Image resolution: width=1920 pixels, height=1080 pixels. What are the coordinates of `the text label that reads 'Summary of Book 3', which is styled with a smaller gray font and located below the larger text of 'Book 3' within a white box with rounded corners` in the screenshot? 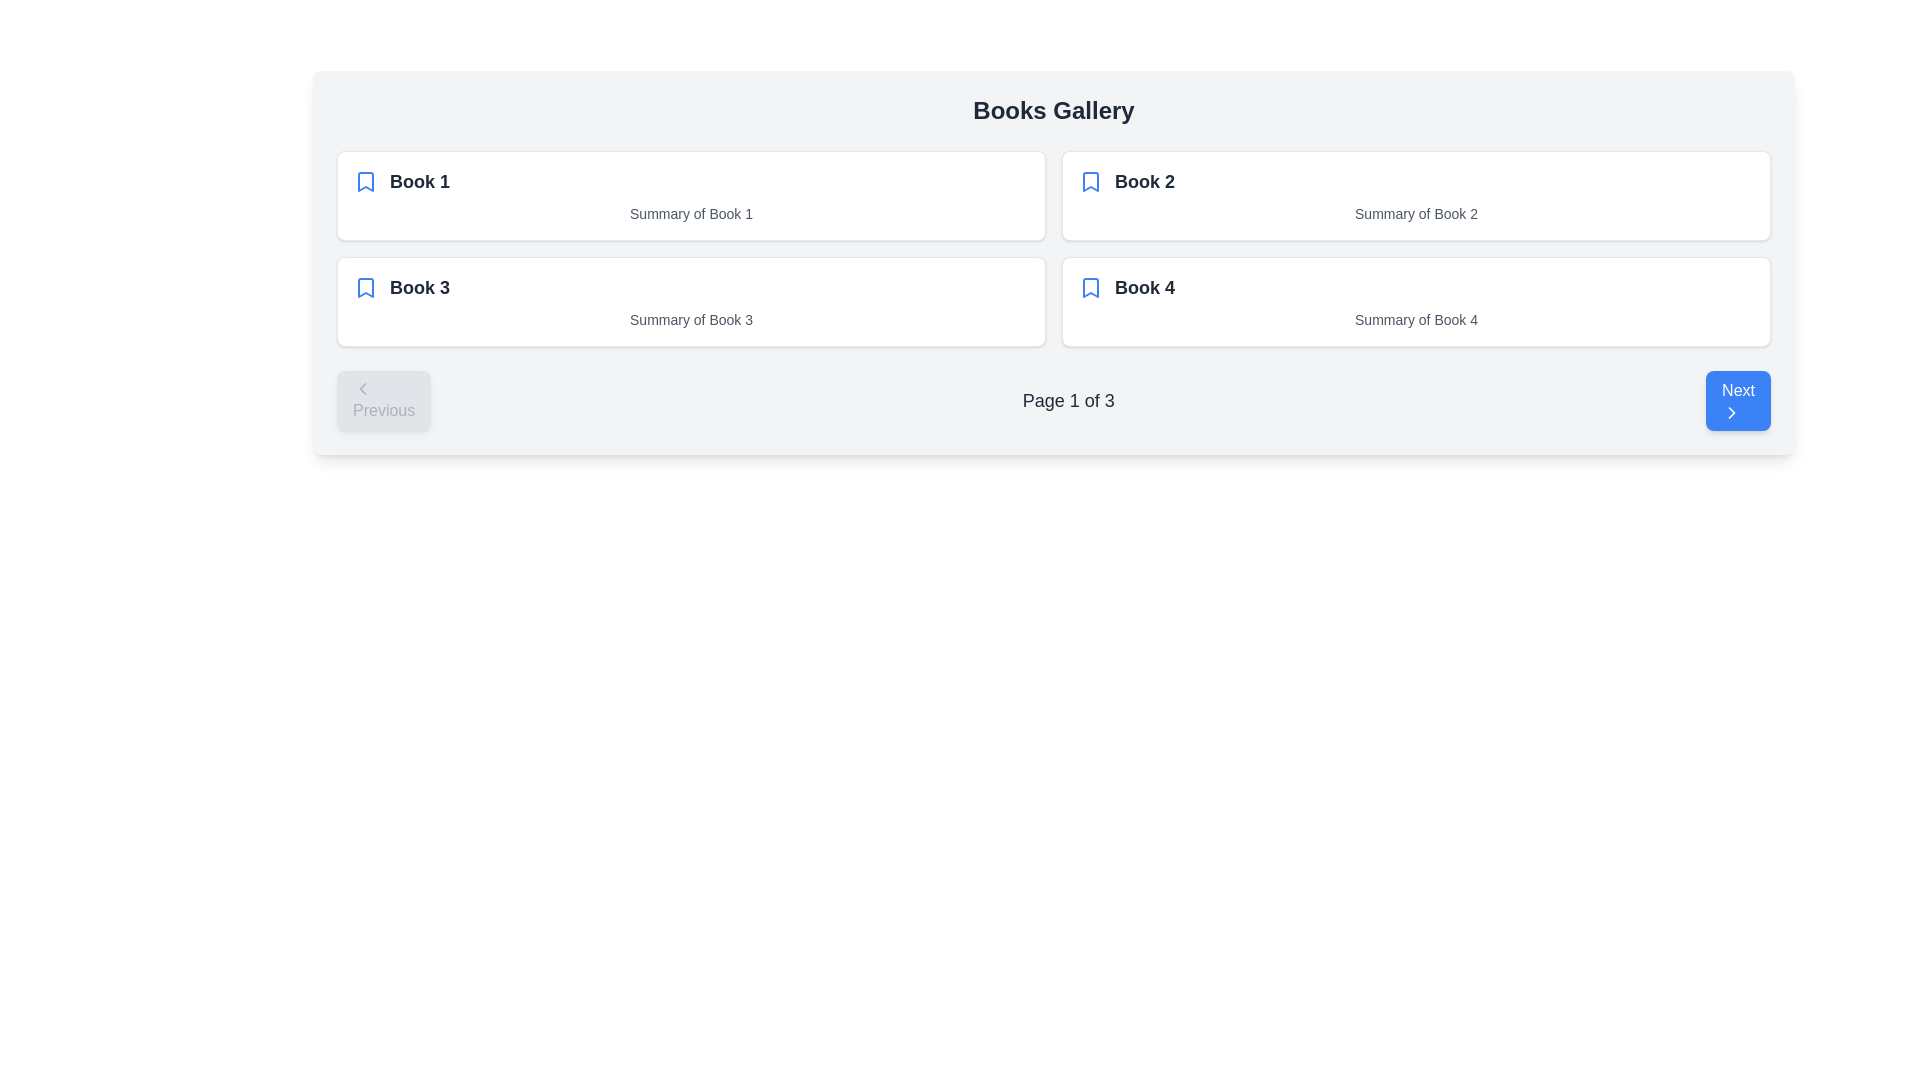 It's located at (691, 319).